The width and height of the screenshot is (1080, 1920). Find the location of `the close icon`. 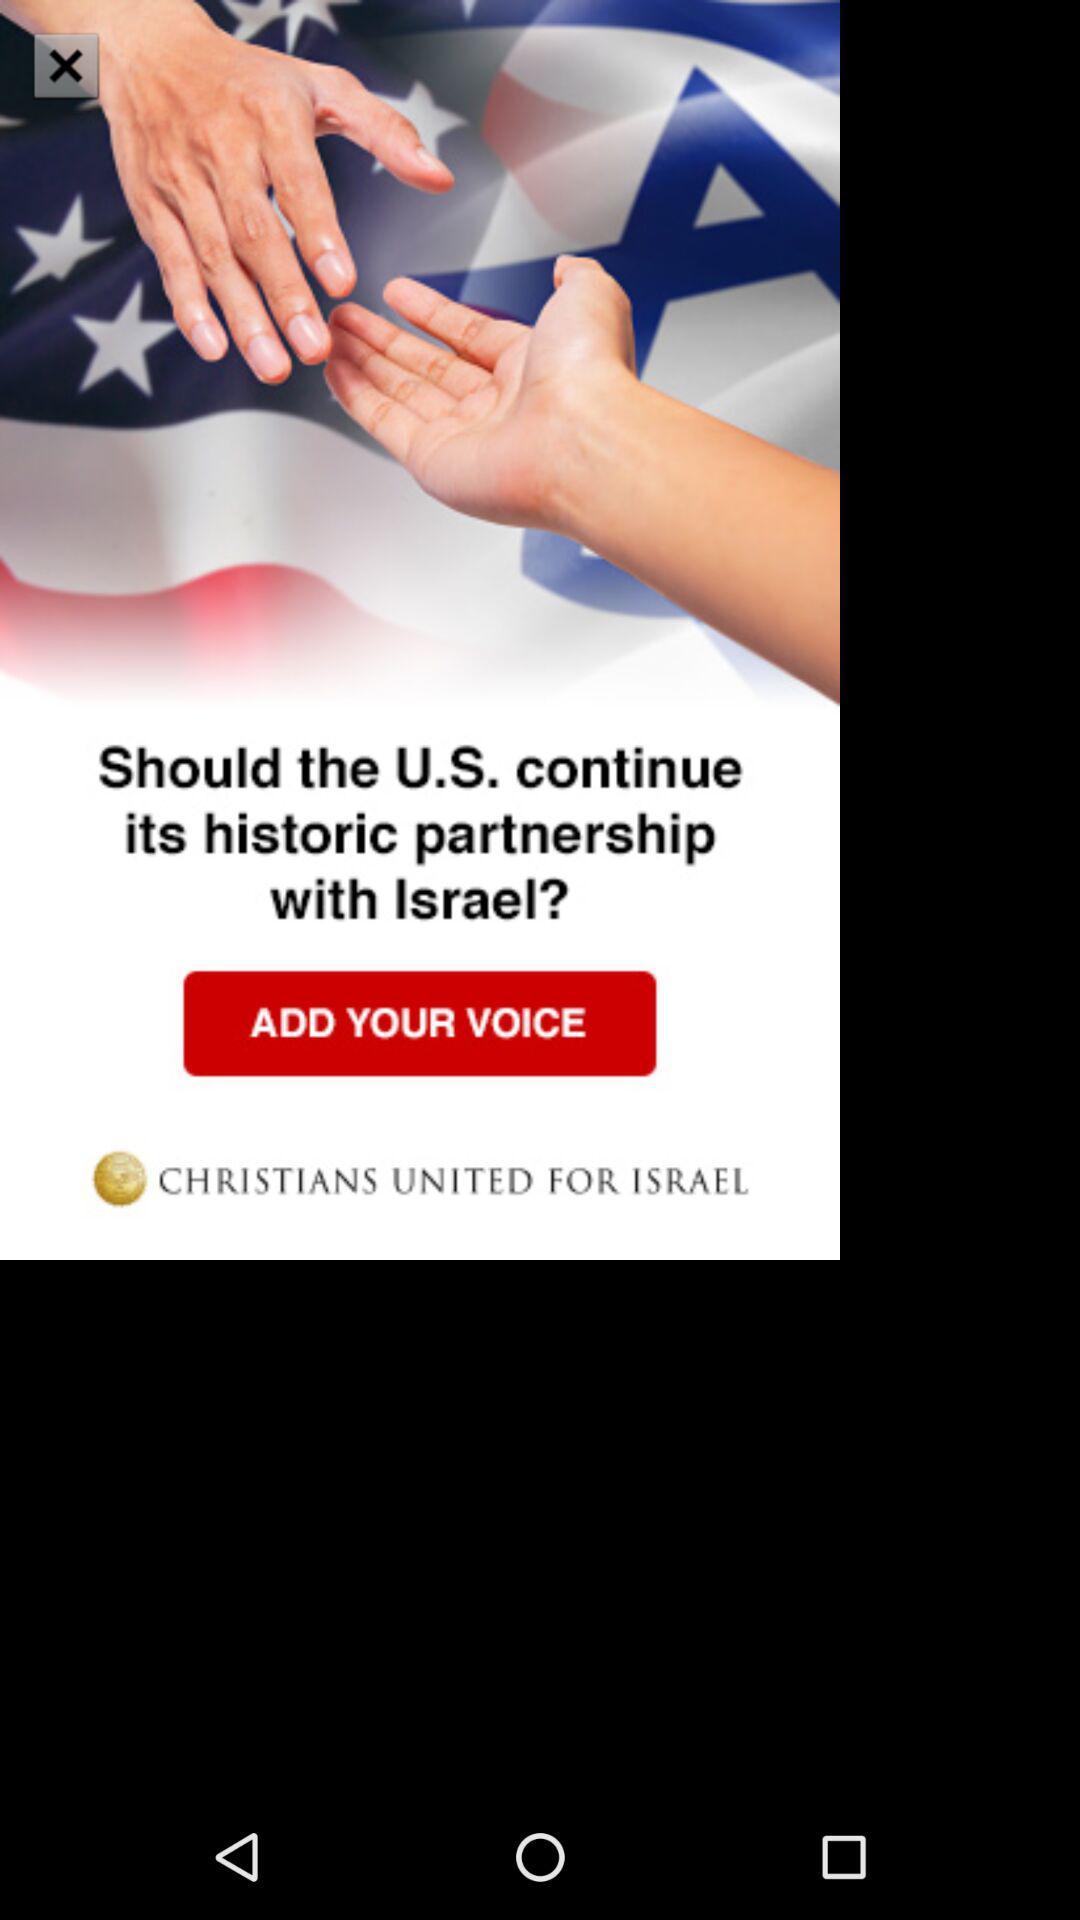

the close icon is located at coordinates (64, 70).